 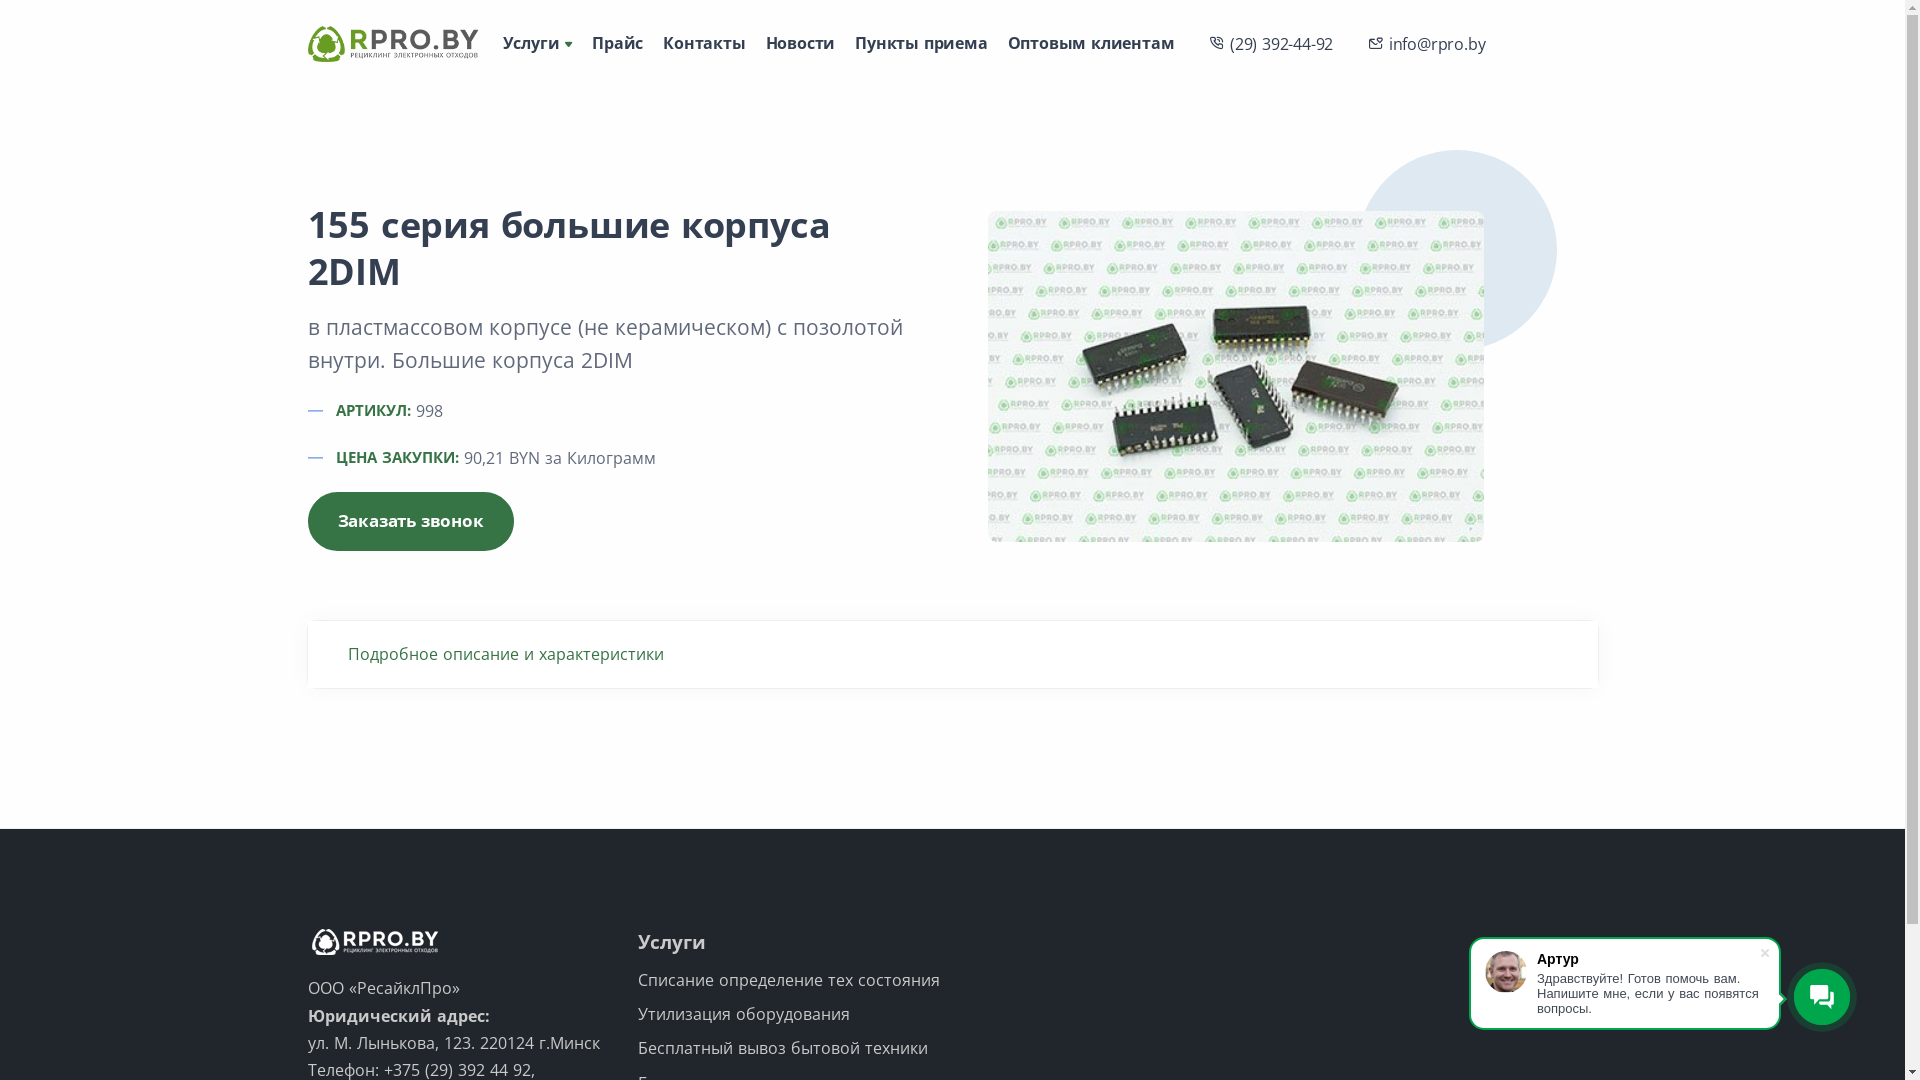 What do you see at coordinates (1270, 43) in the screenshot?
I see `'(29) 392-44-92'` at bounding box center [1270, 43].